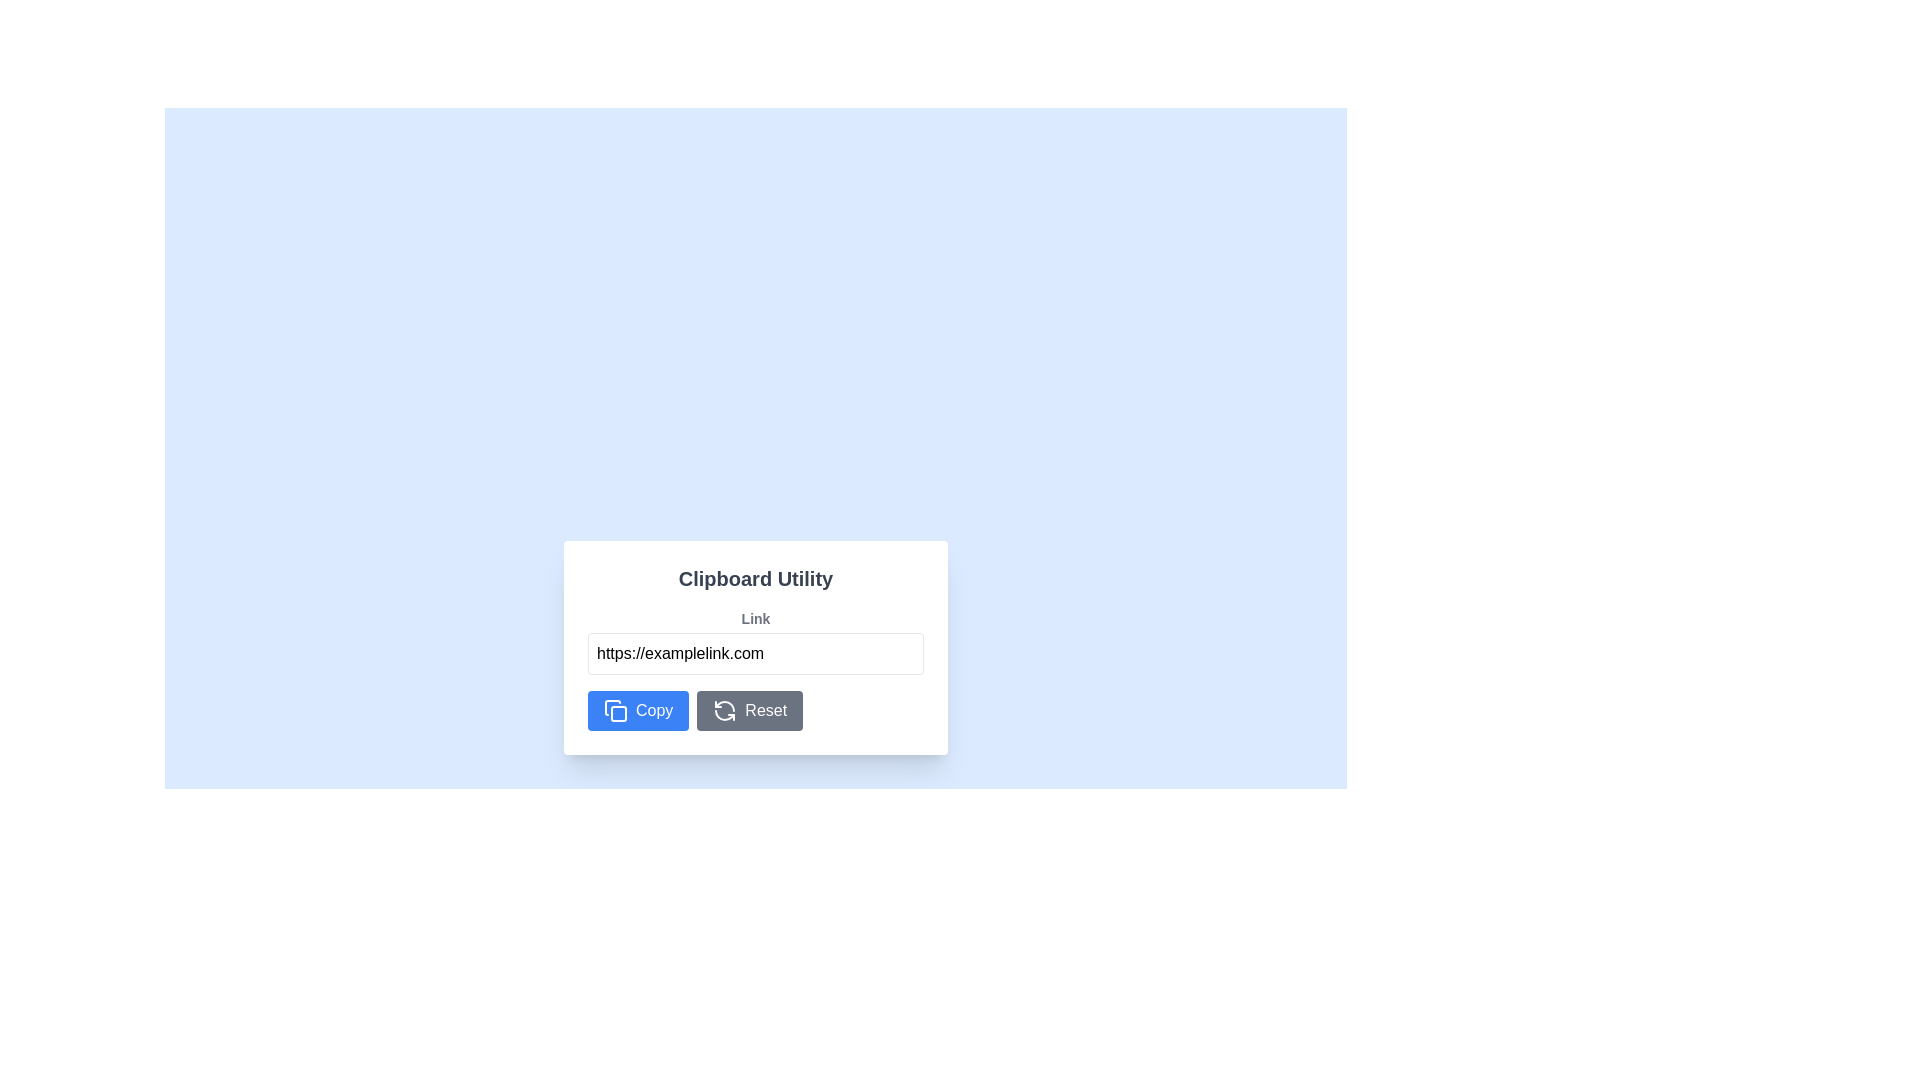  I want to click on the text label that indicates the functionality of the reset button, positioned to the right of the refresh icon and aligned horizontally with the 'Copy' button, so click(765, 709).